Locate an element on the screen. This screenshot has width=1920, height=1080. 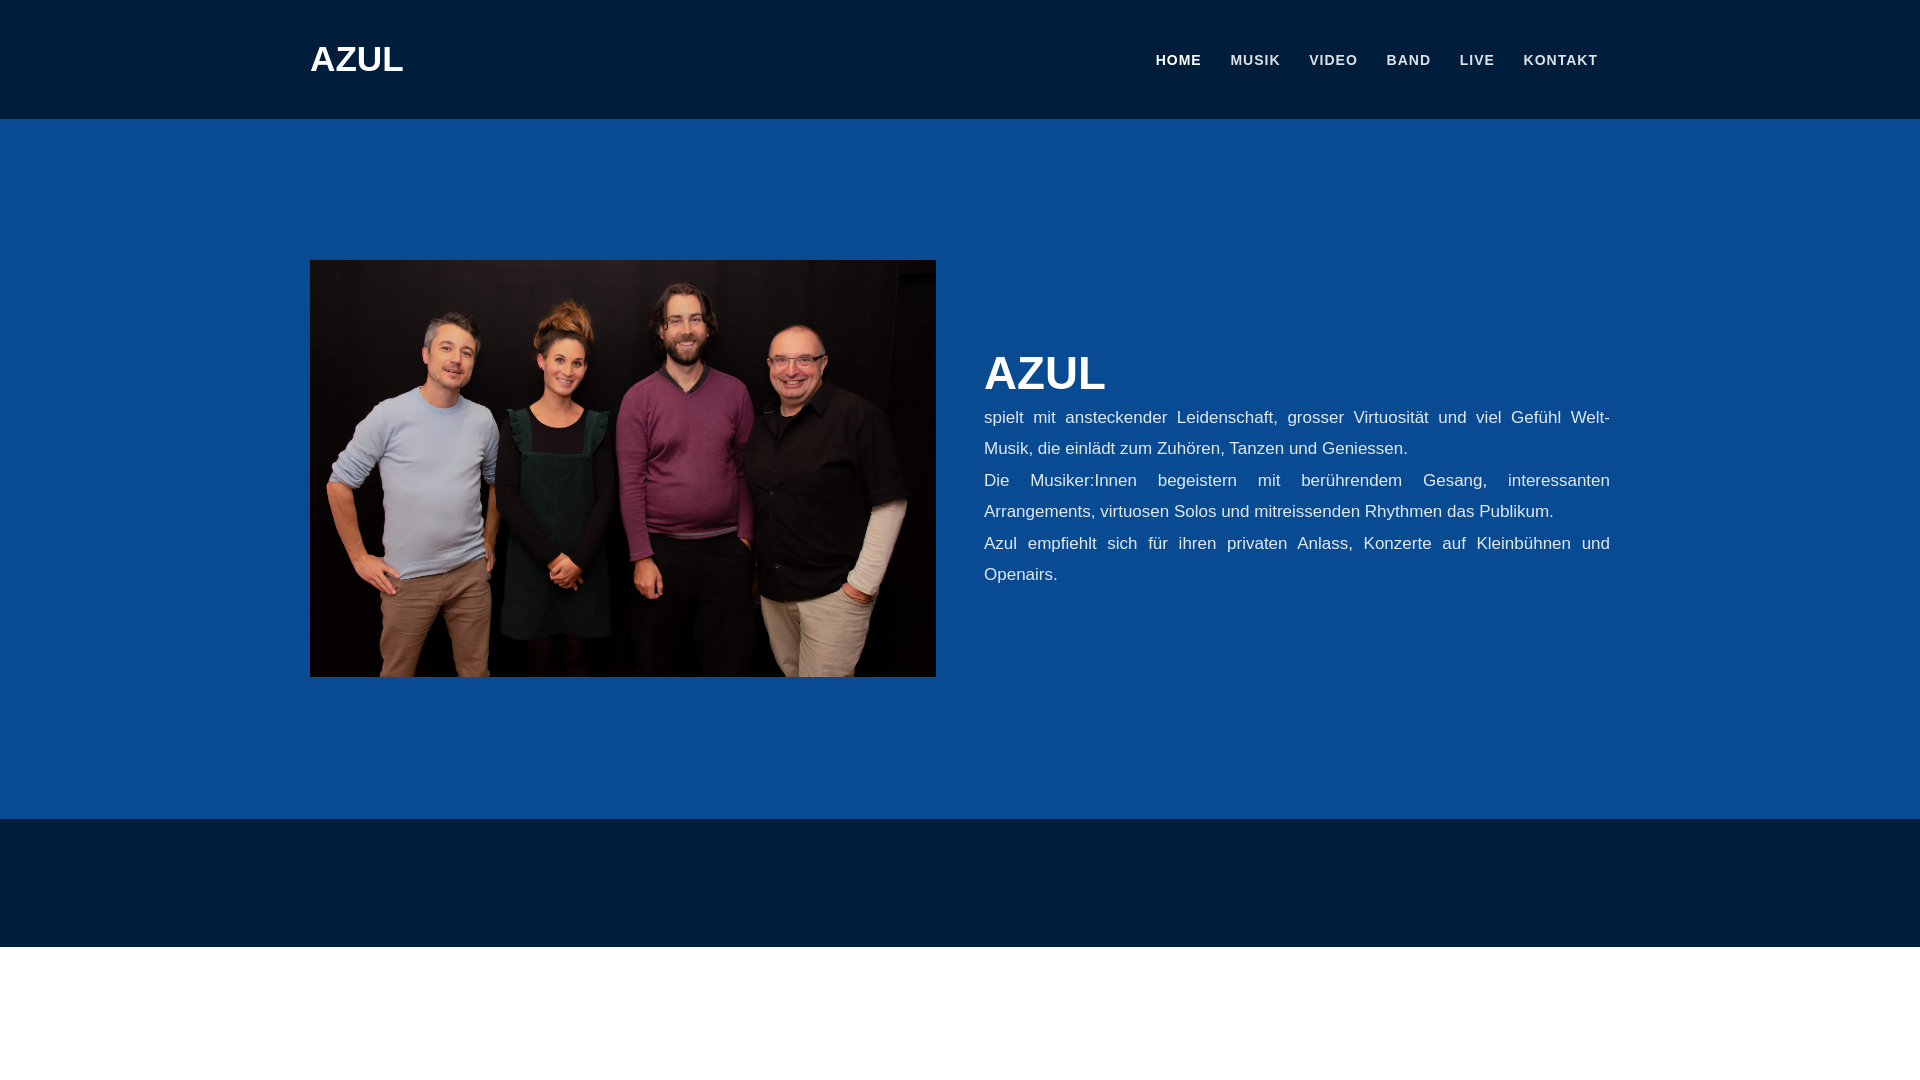
'MUSIK' is located at coordinates (1253, 59).